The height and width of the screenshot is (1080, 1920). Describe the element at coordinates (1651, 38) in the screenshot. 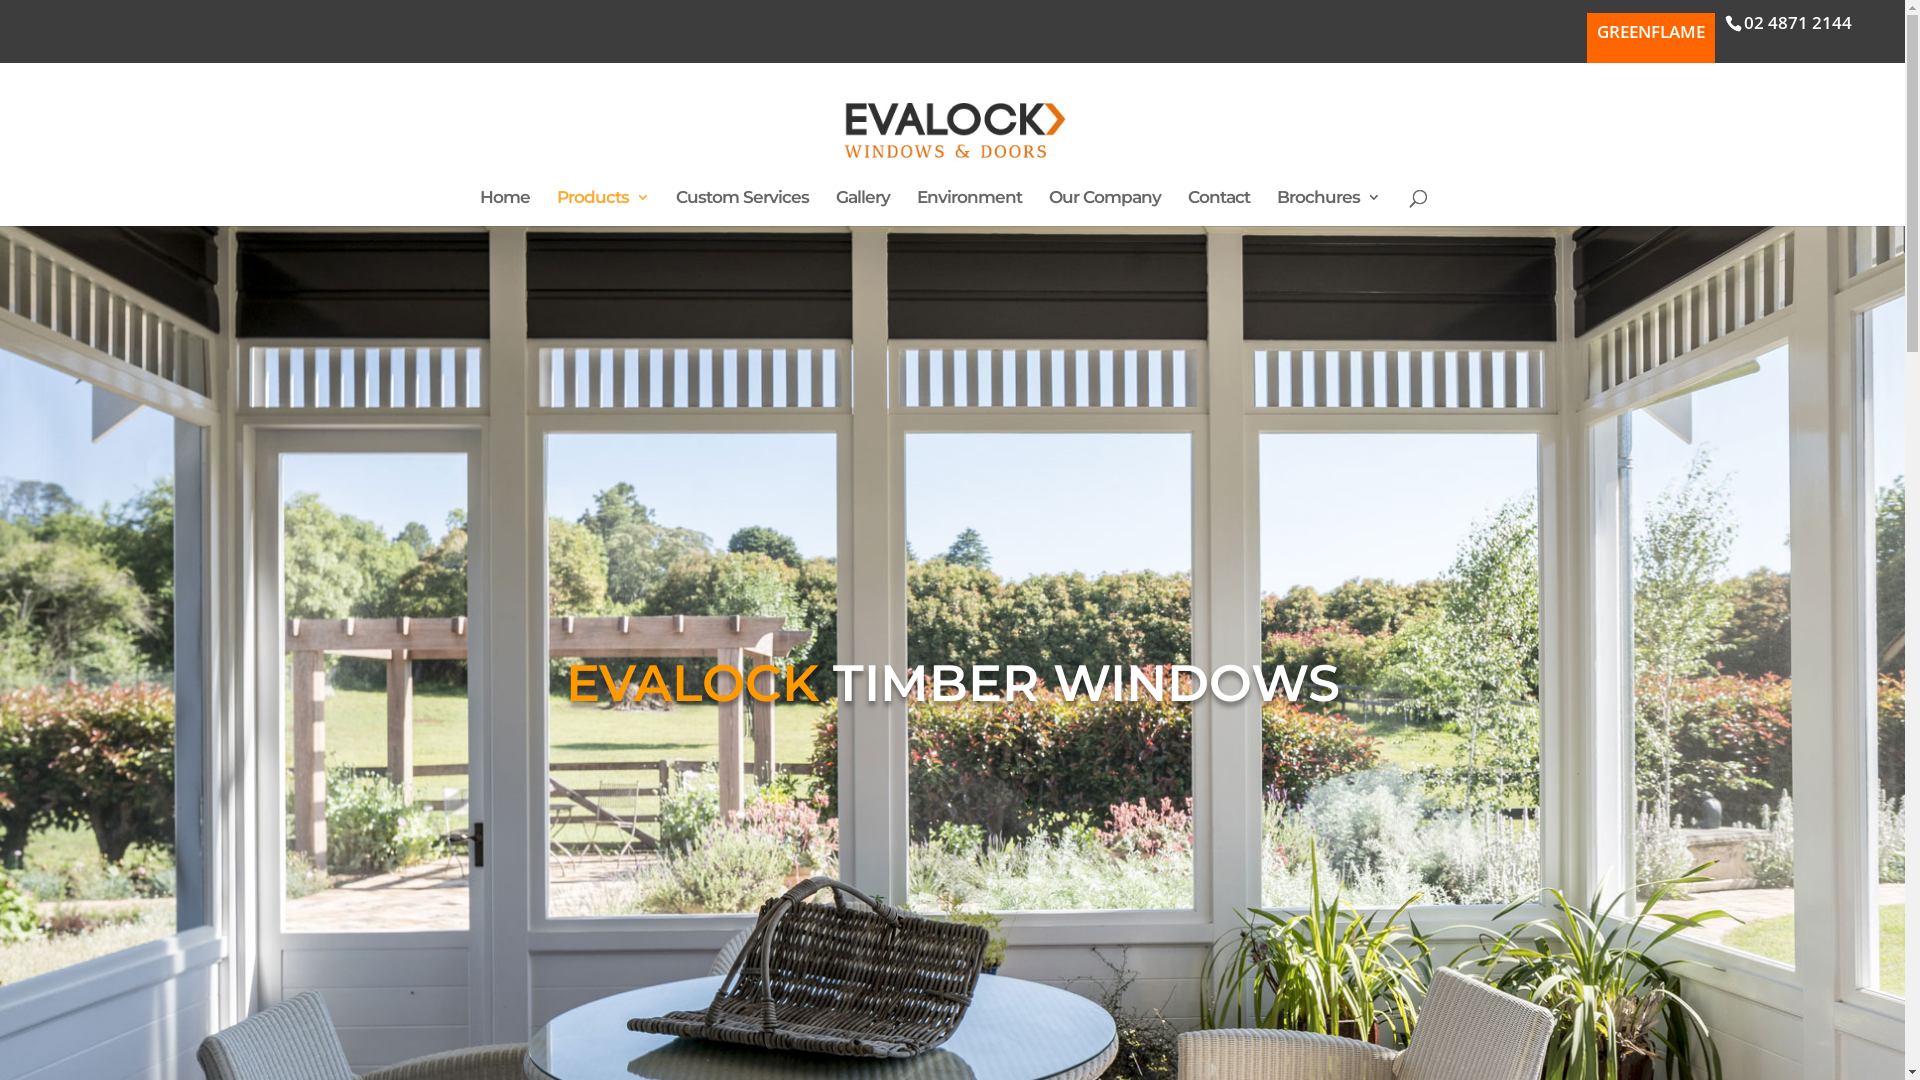

I see `'GREENFLAME'` at that location.